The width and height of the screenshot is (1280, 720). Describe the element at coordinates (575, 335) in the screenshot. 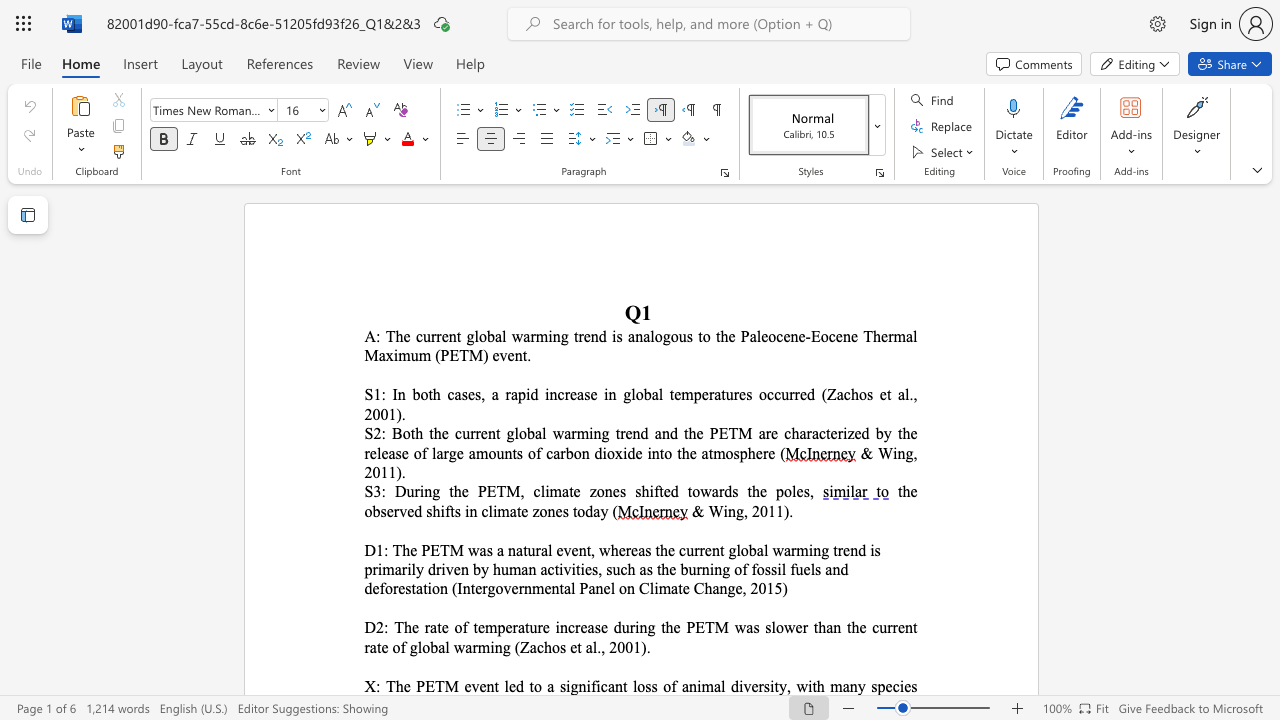

I see `the 2th character "t" in the text` at that location.